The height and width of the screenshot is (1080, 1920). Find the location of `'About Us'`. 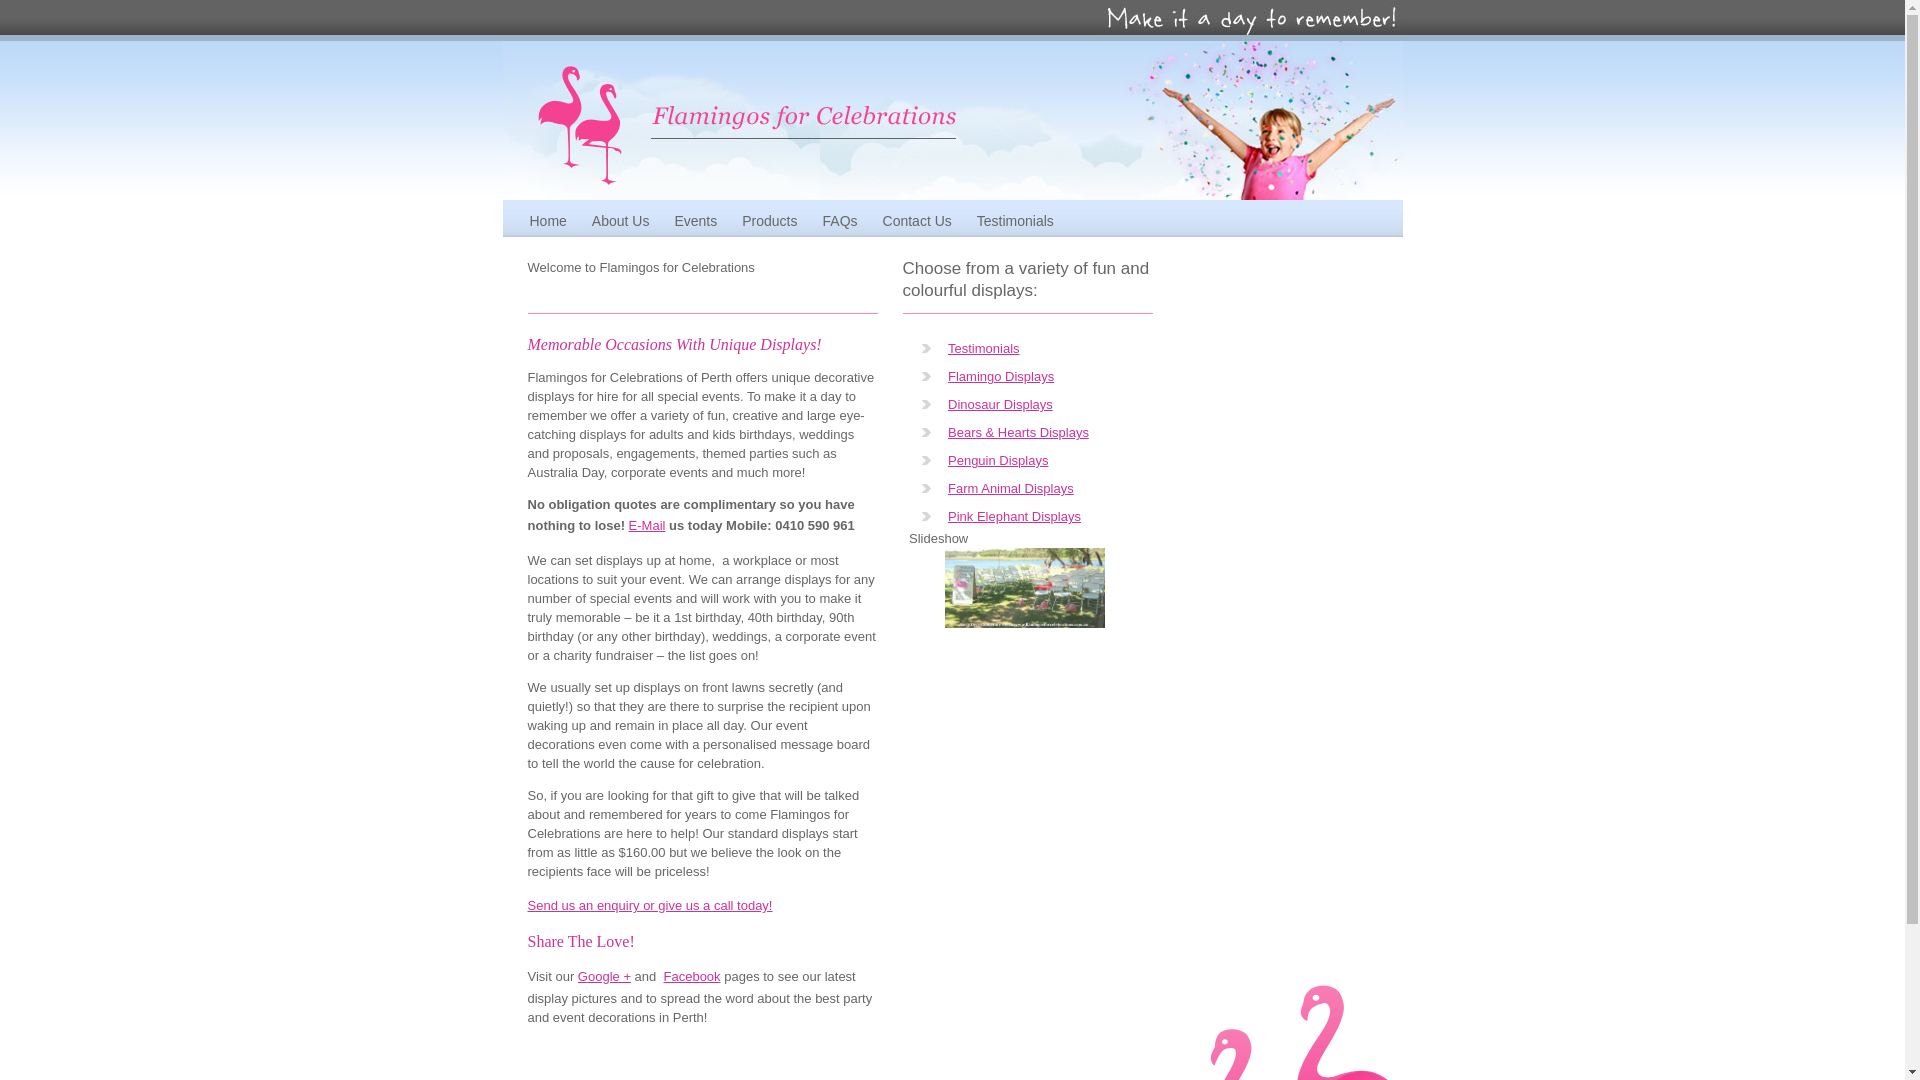

'About Us' is located at coordinates (580, 220).